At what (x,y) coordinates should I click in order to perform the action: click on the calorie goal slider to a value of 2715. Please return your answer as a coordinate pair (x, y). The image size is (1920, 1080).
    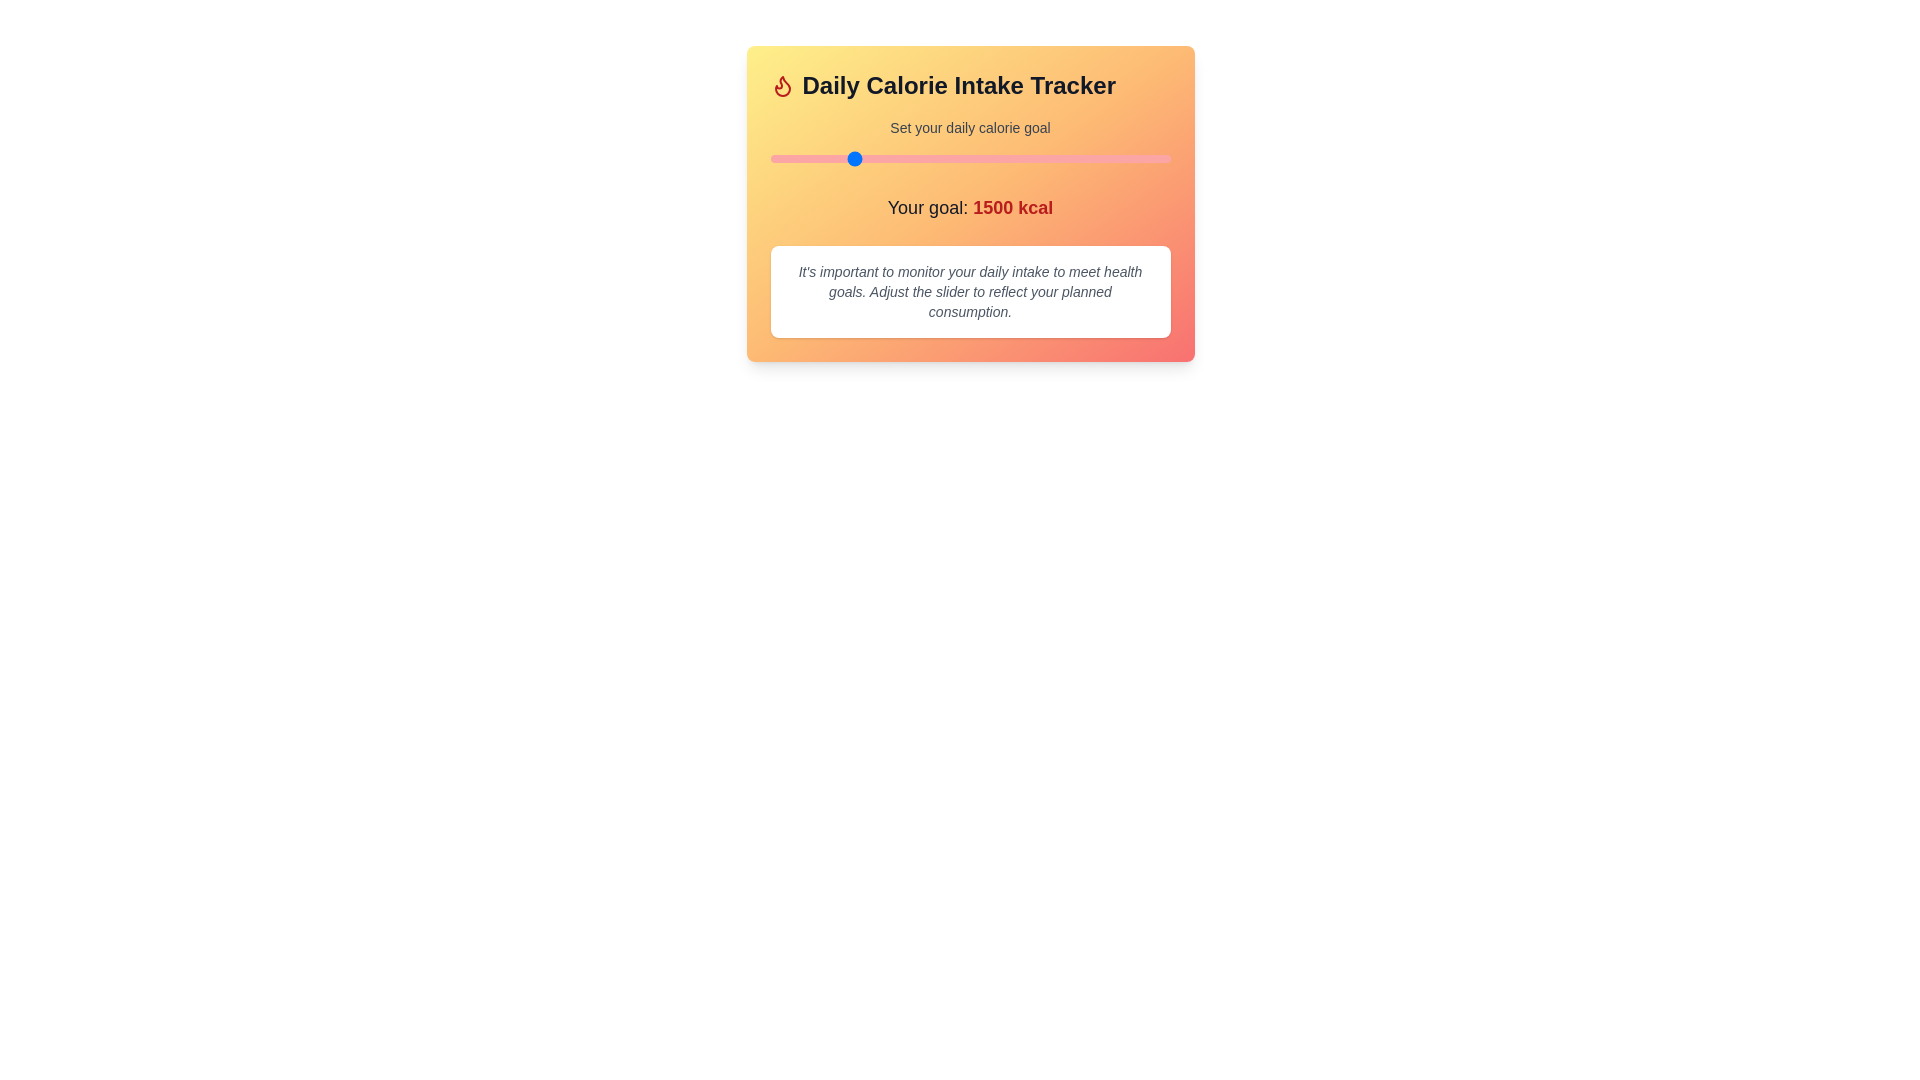
    Looking at the image, I should click on (1043, 157).